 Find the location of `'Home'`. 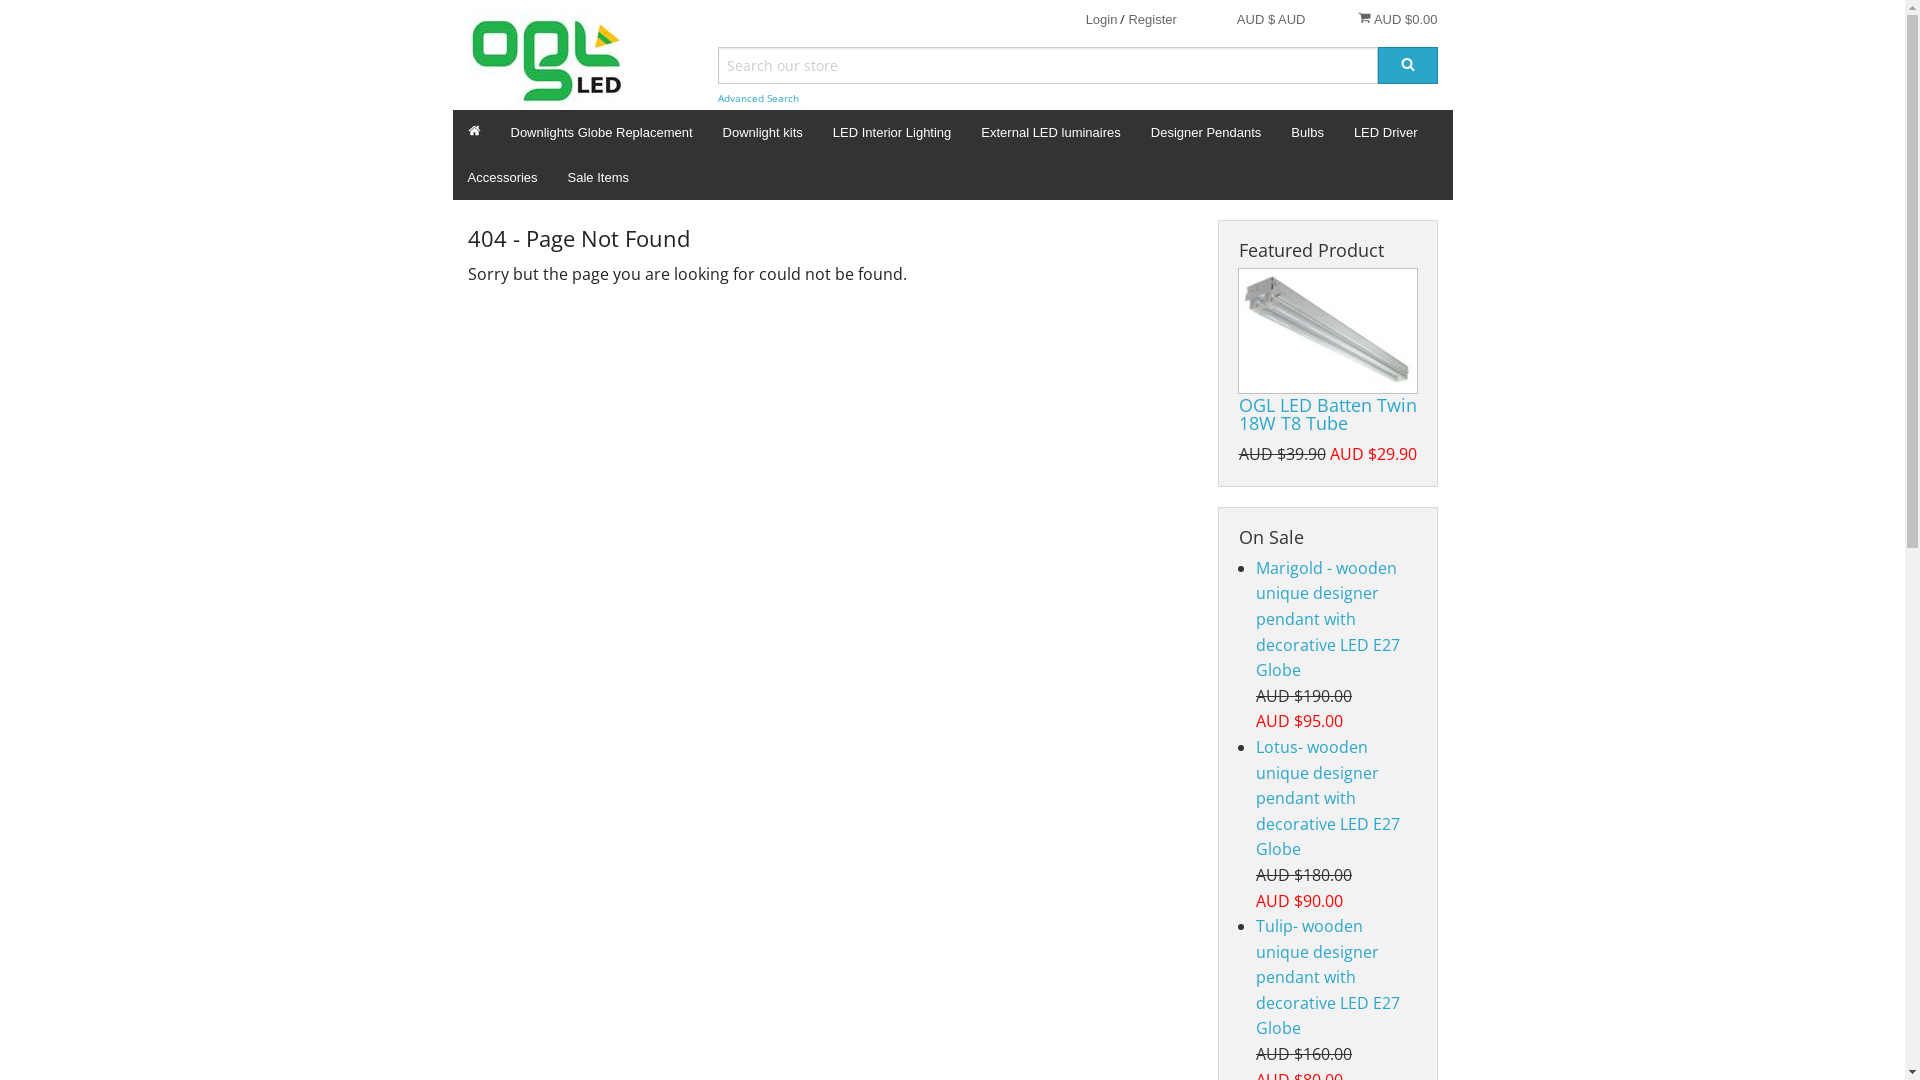

'Home' is located at coordinates (450, 132).